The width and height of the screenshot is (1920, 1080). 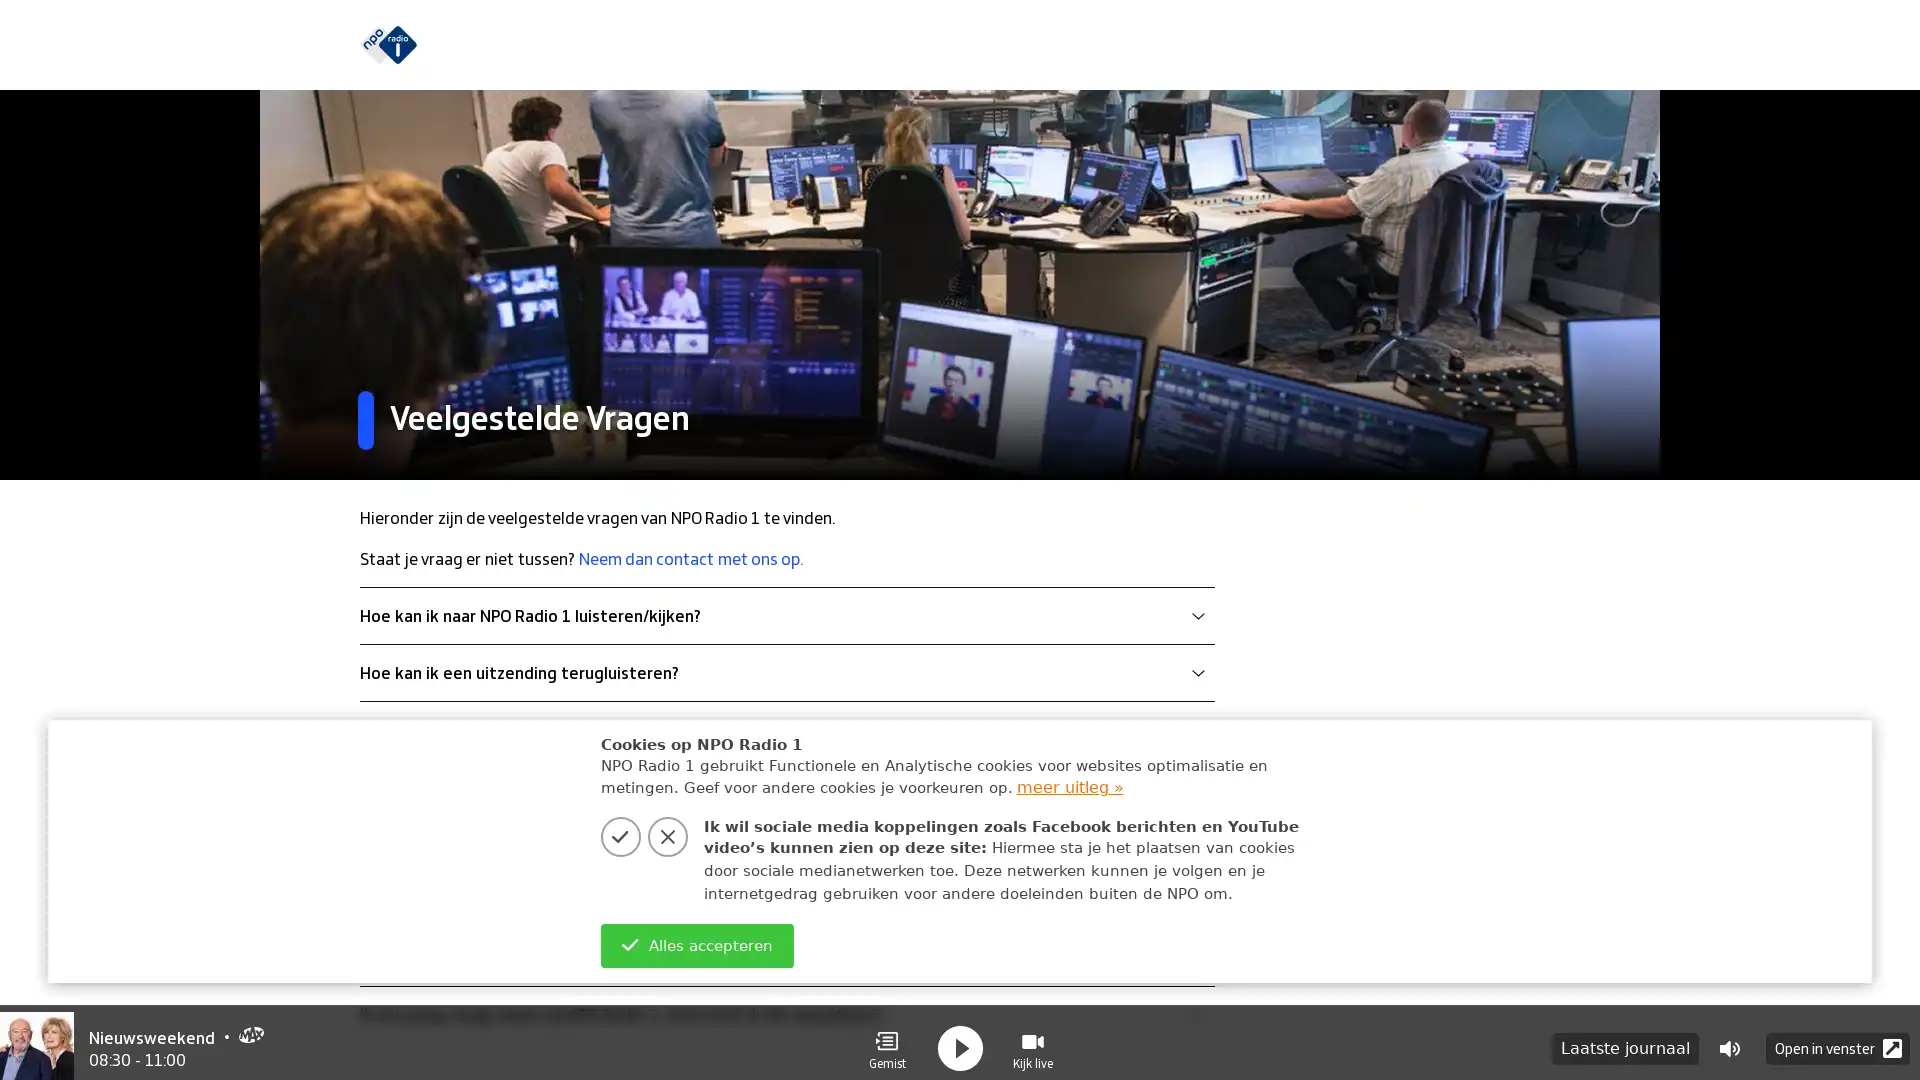 I want to click on play, so click(x=960, y=1036).